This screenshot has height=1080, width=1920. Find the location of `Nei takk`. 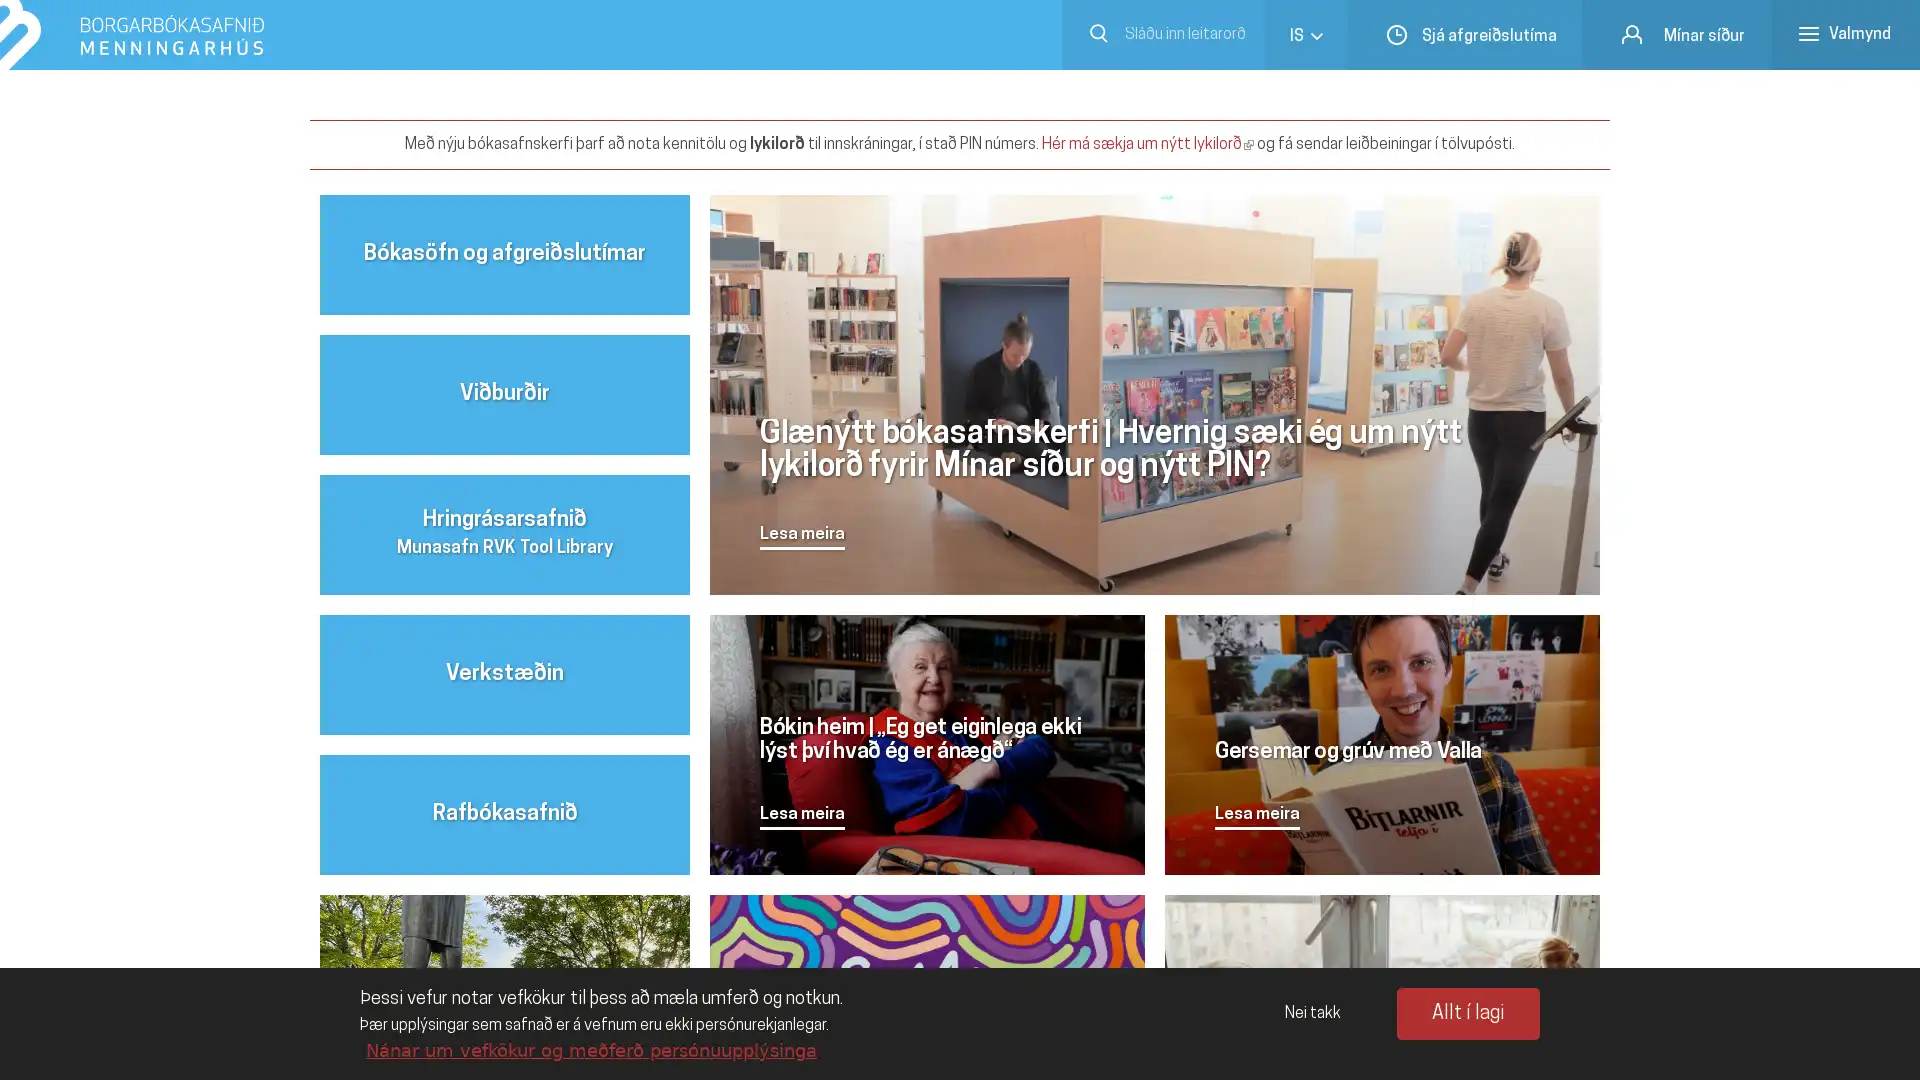

Nei takk is located at coordinates (1313, 1014).